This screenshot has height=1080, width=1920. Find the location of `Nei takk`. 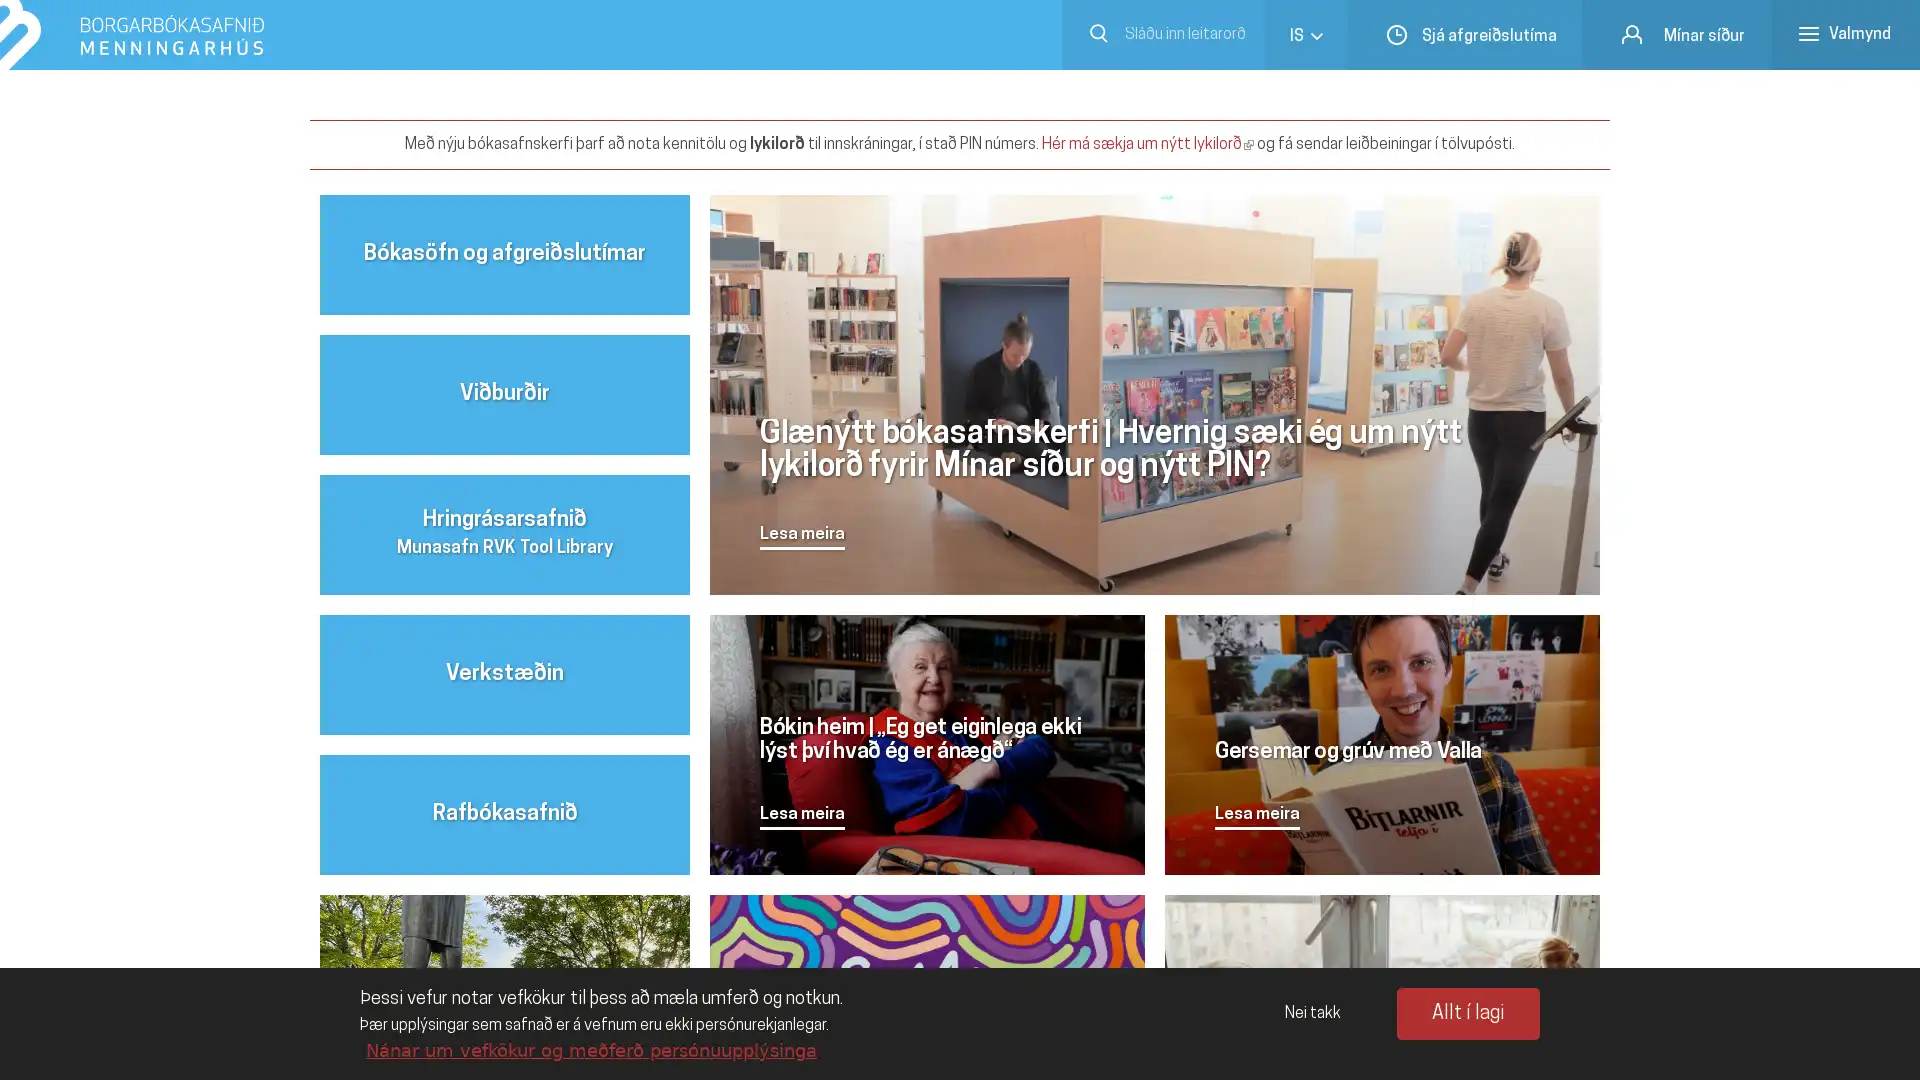

Nei takk is located at coordinates (1313, 1014).